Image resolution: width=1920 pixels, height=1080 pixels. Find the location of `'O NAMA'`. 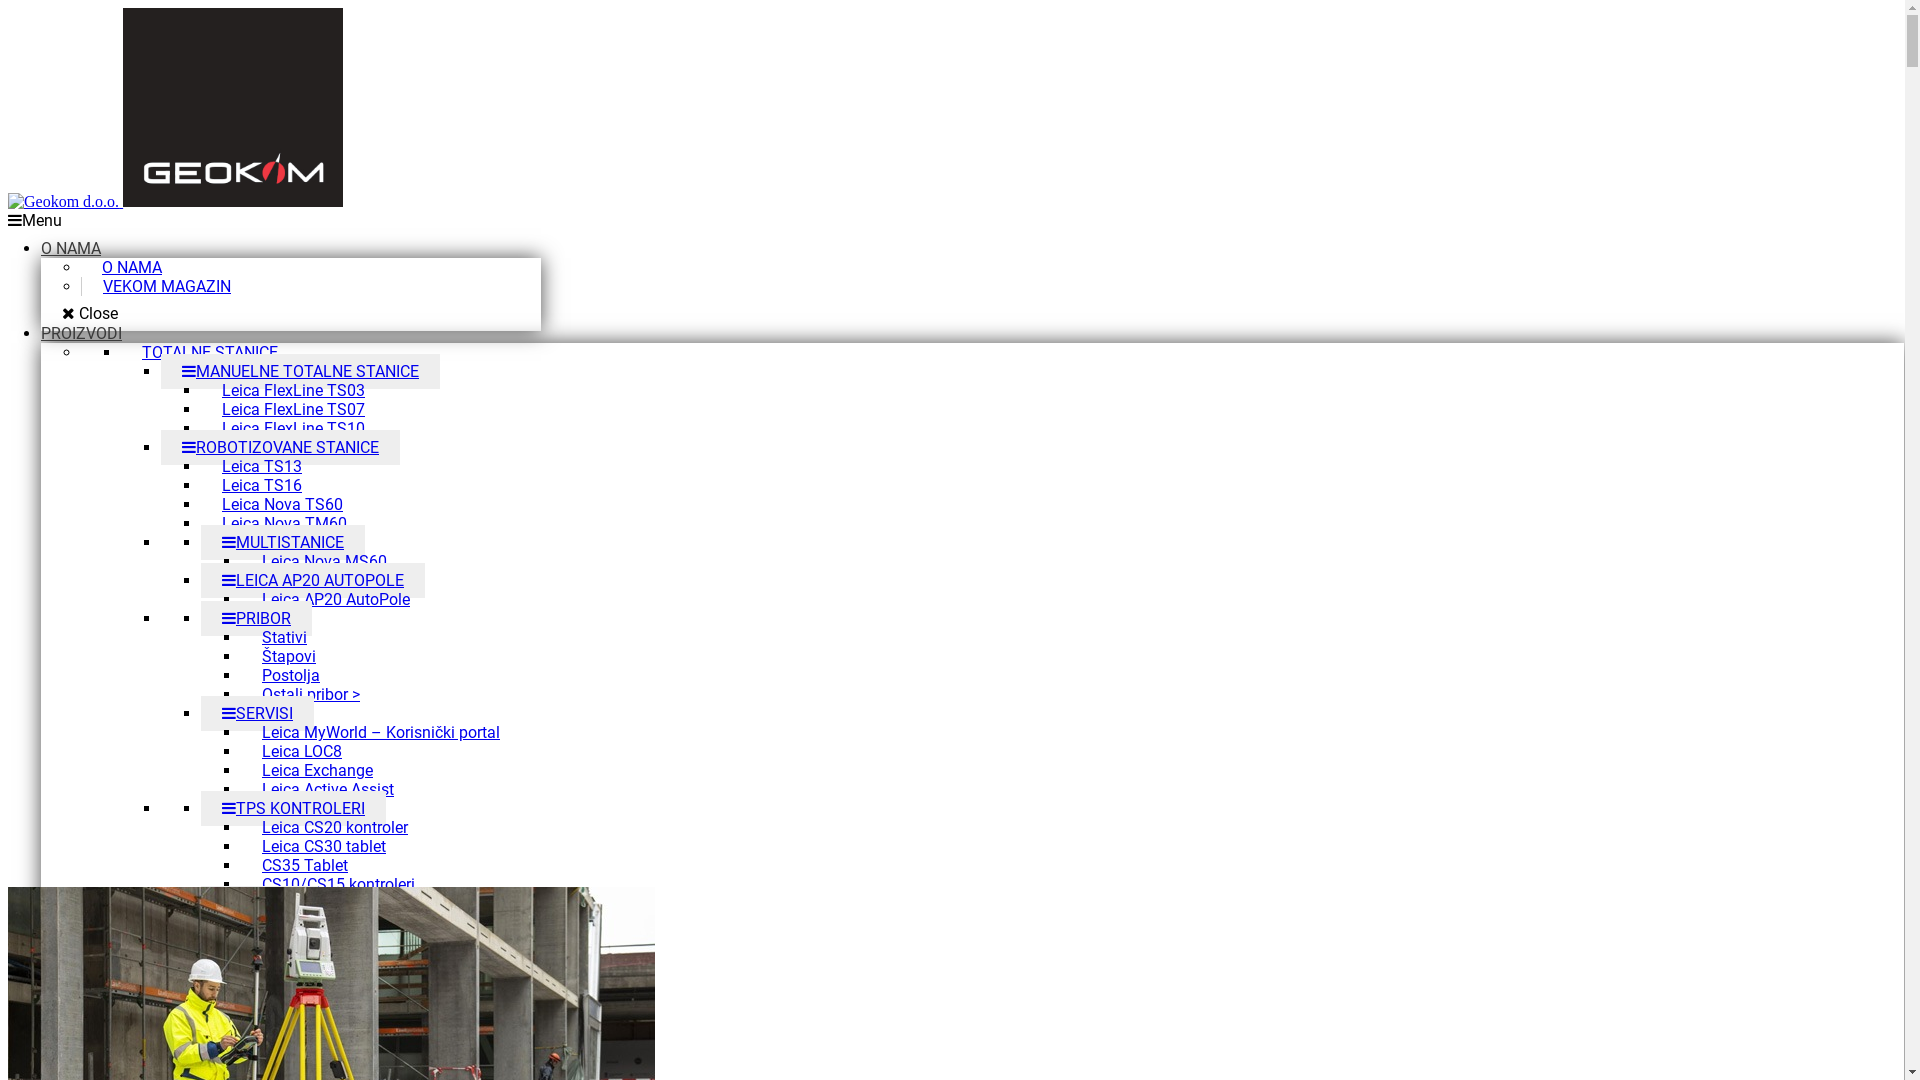

'O NAMA' is located at coordinates (71, 247).